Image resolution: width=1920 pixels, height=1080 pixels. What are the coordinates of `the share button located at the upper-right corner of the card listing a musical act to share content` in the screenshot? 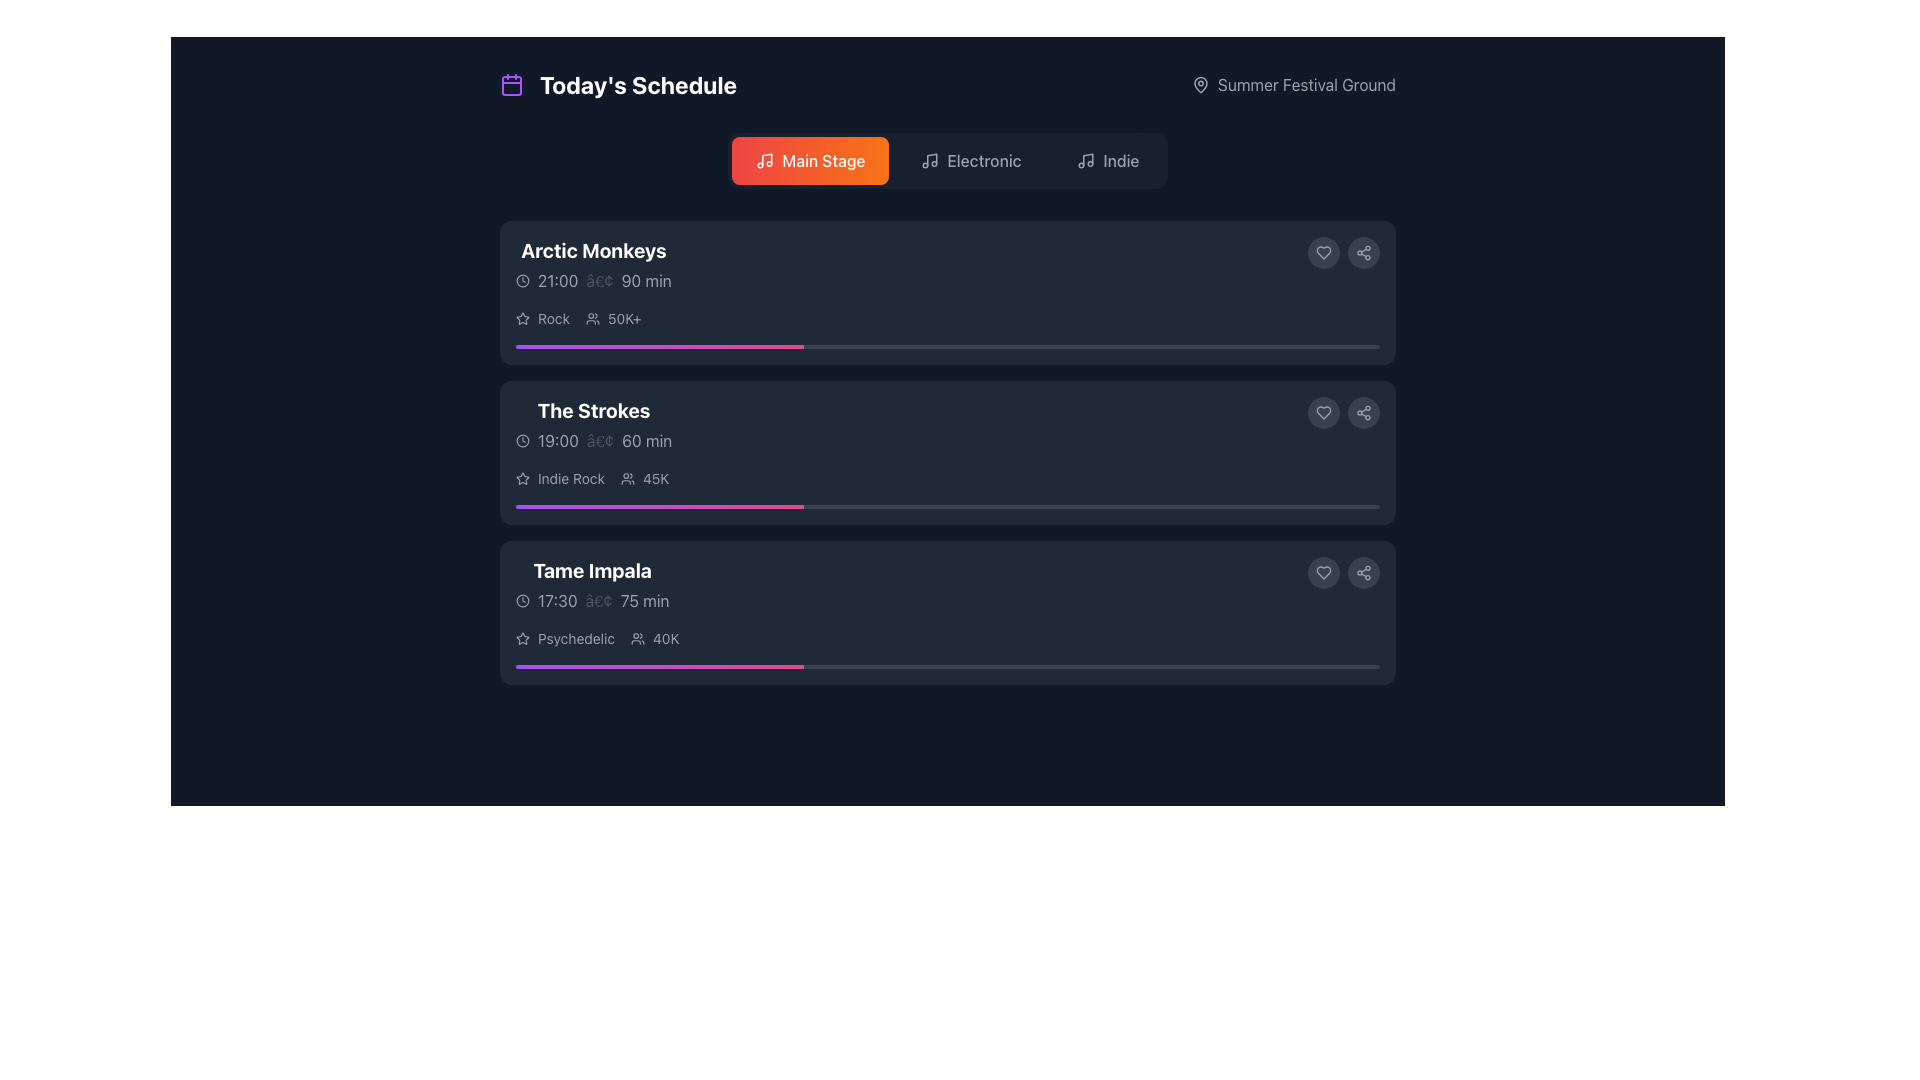 It's located at (1362, 411).